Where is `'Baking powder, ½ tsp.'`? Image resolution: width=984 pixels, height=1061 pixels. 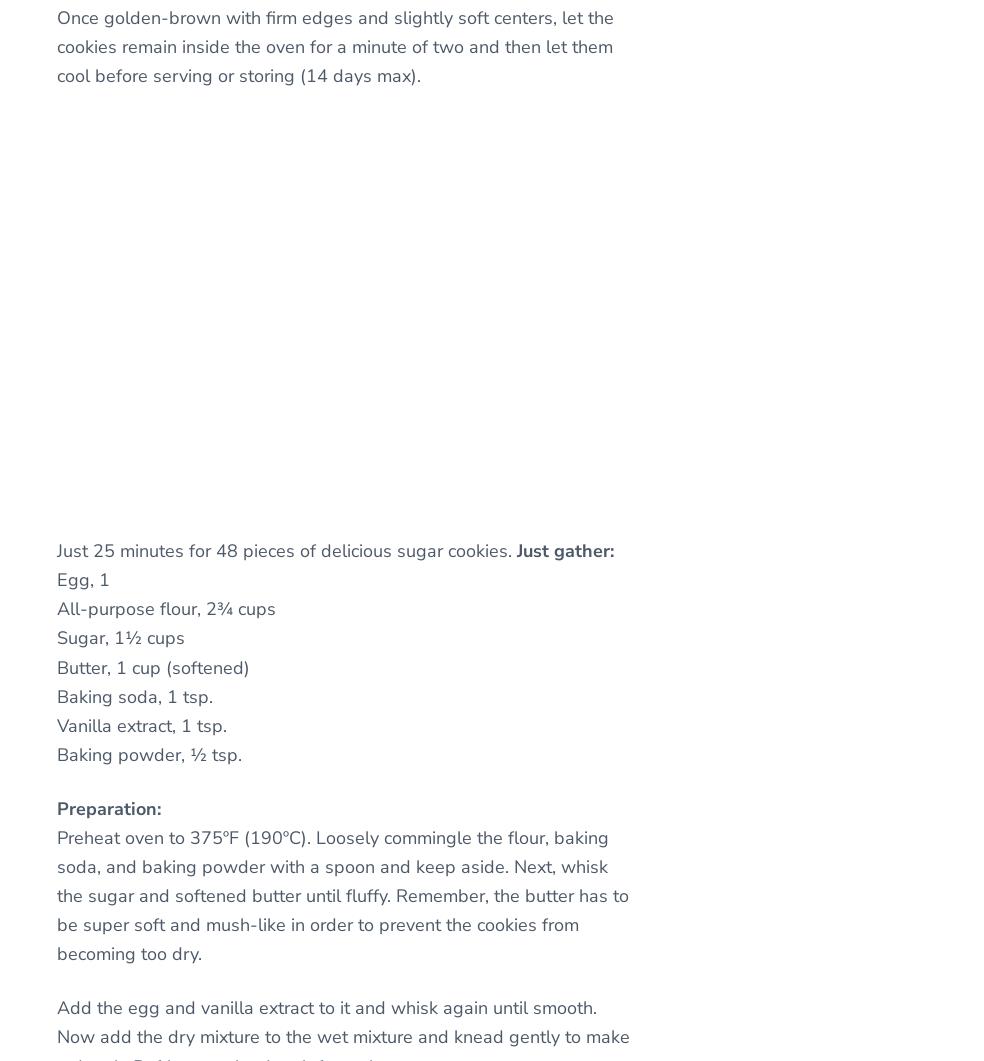
'Baking powder, ½ tsp.' is located at coordinates (149, 754).